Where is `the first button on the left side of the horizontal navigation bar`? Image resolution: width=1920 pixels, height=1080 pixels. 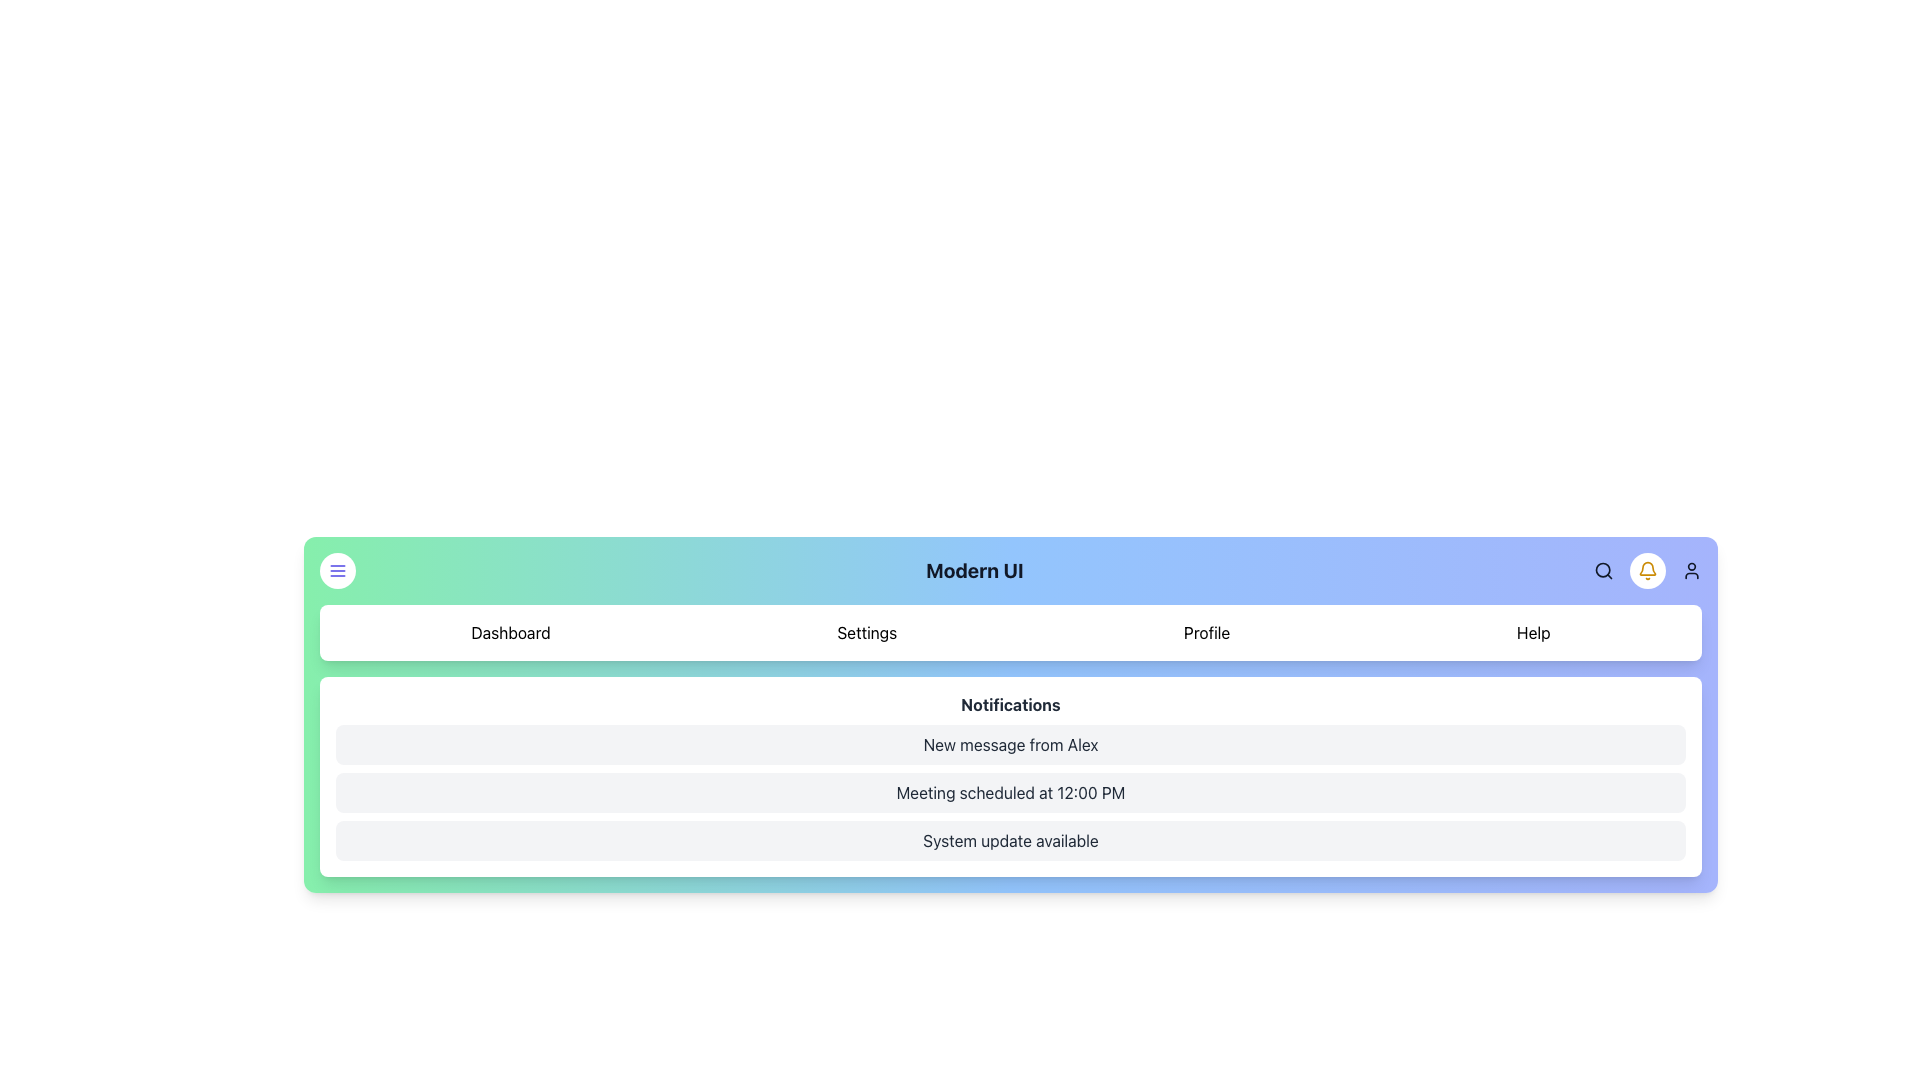 the first button on the left side of the horizontal navigation bar is located at coordinates (337, 570).